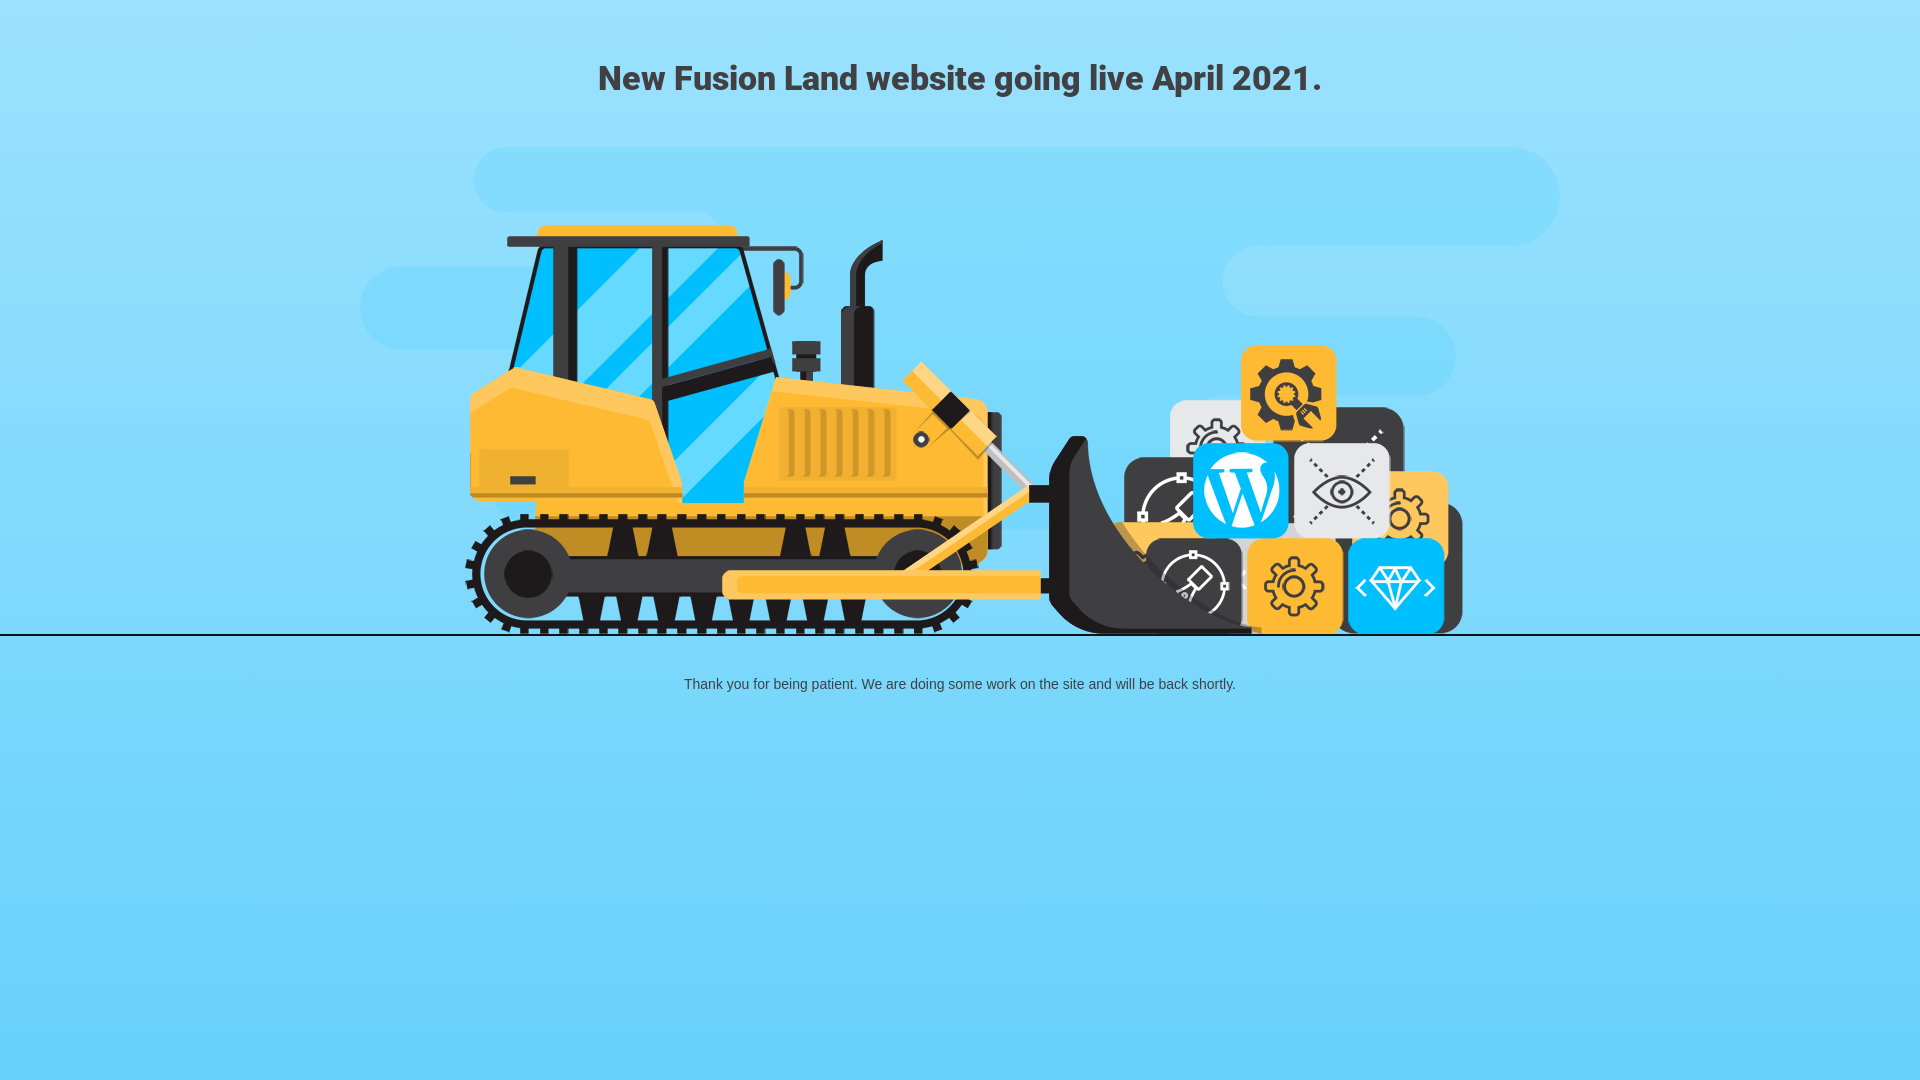  I want to click on 'Bulldozer at Work', so click(960, 390).